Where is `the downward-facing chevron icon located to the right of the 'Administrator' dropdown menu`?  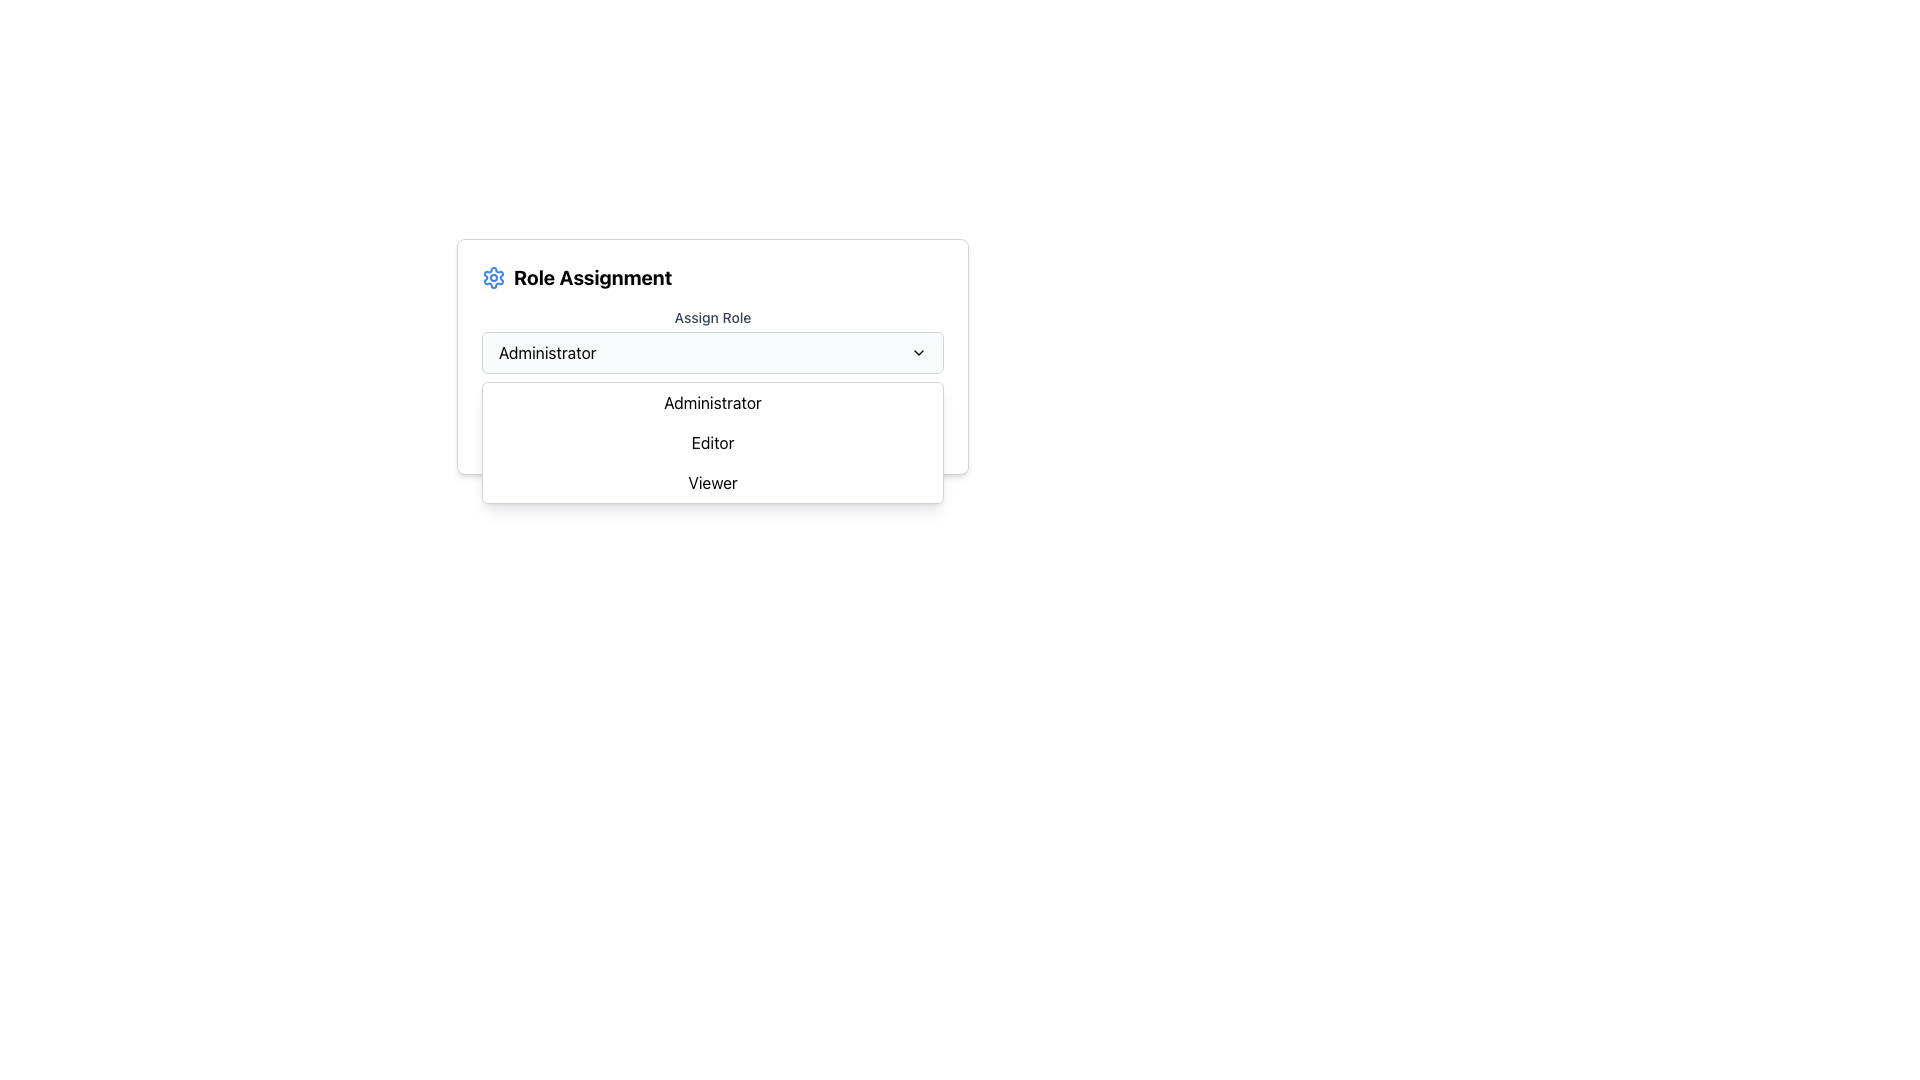 the downward-facing chevron icon located to the right of the 'Administrator' dropdown menu is located at coordinates (917, 352).